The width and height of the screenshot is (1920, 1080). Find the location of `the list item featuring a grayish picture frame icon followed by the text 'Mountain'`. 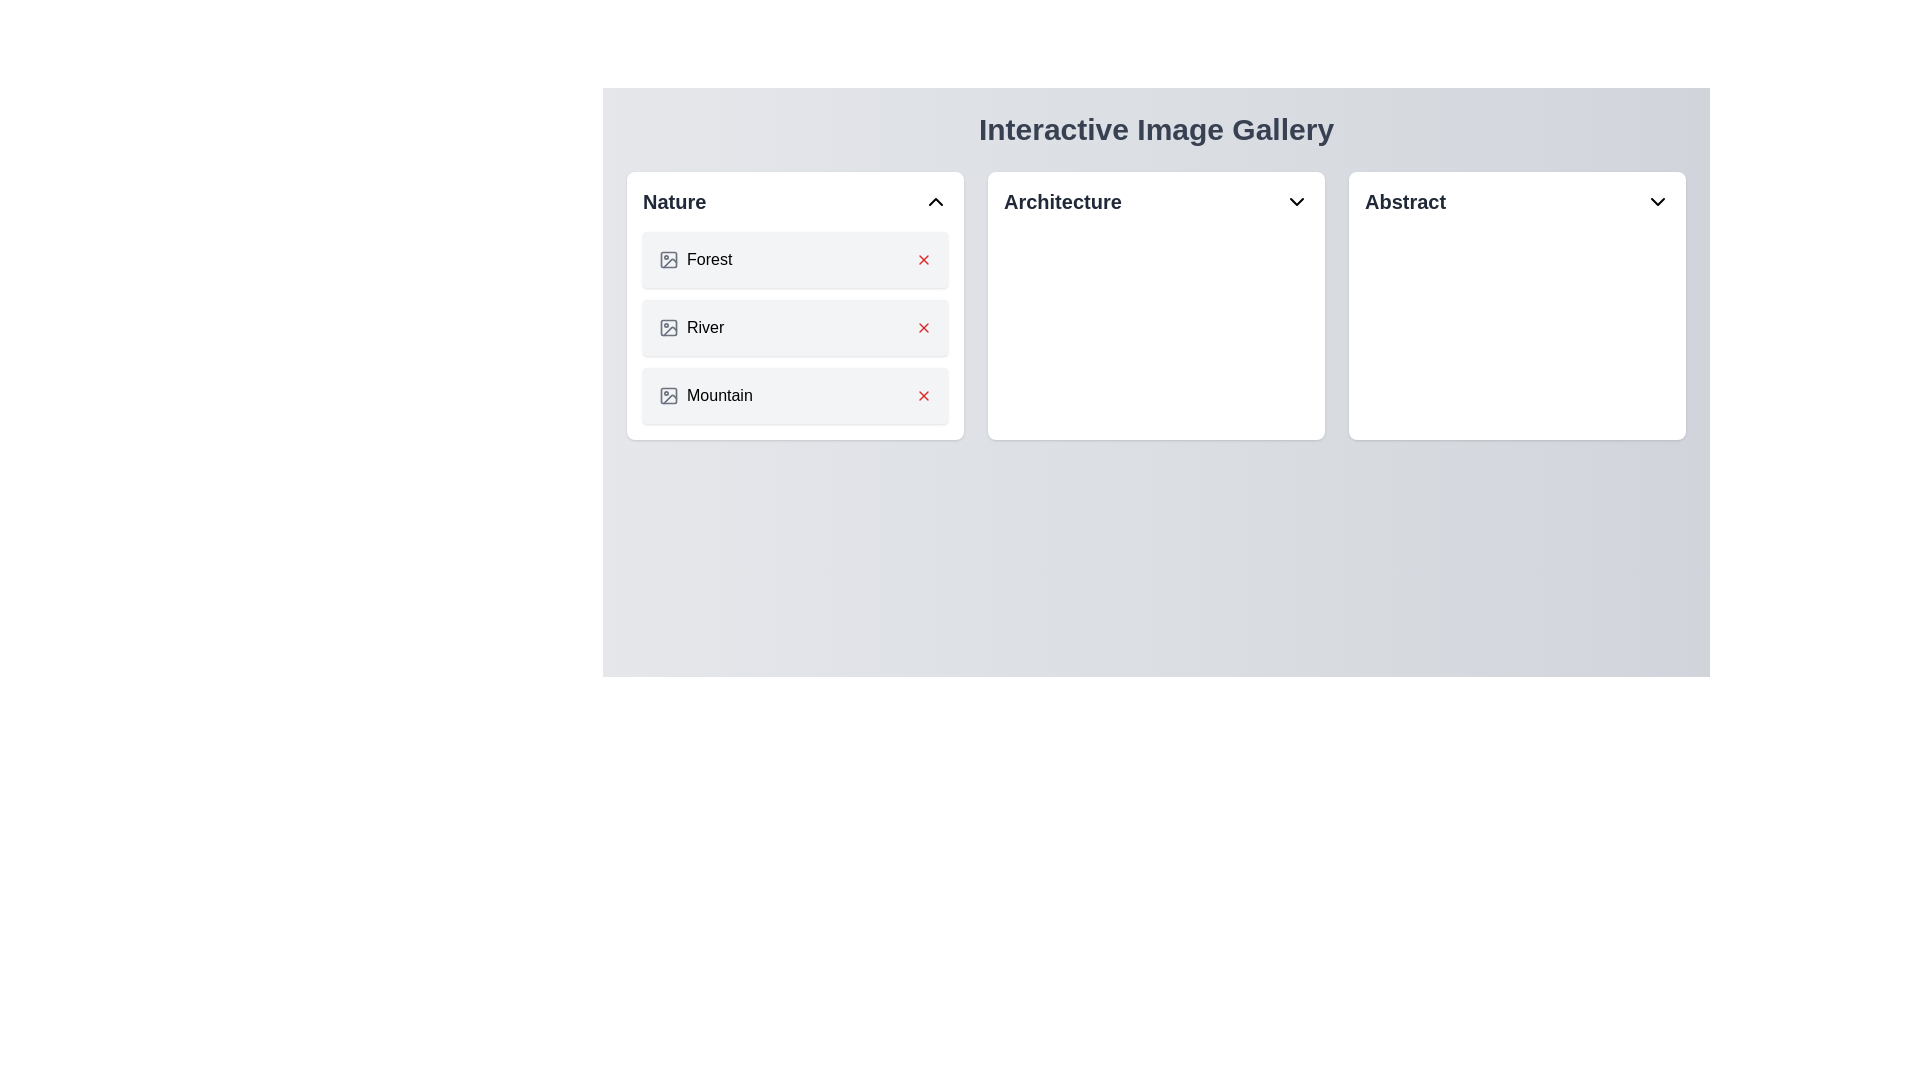

the list item featuring a grayish picture frame icon followed by the text 'Mountain' is located at coordinates (705, 396).